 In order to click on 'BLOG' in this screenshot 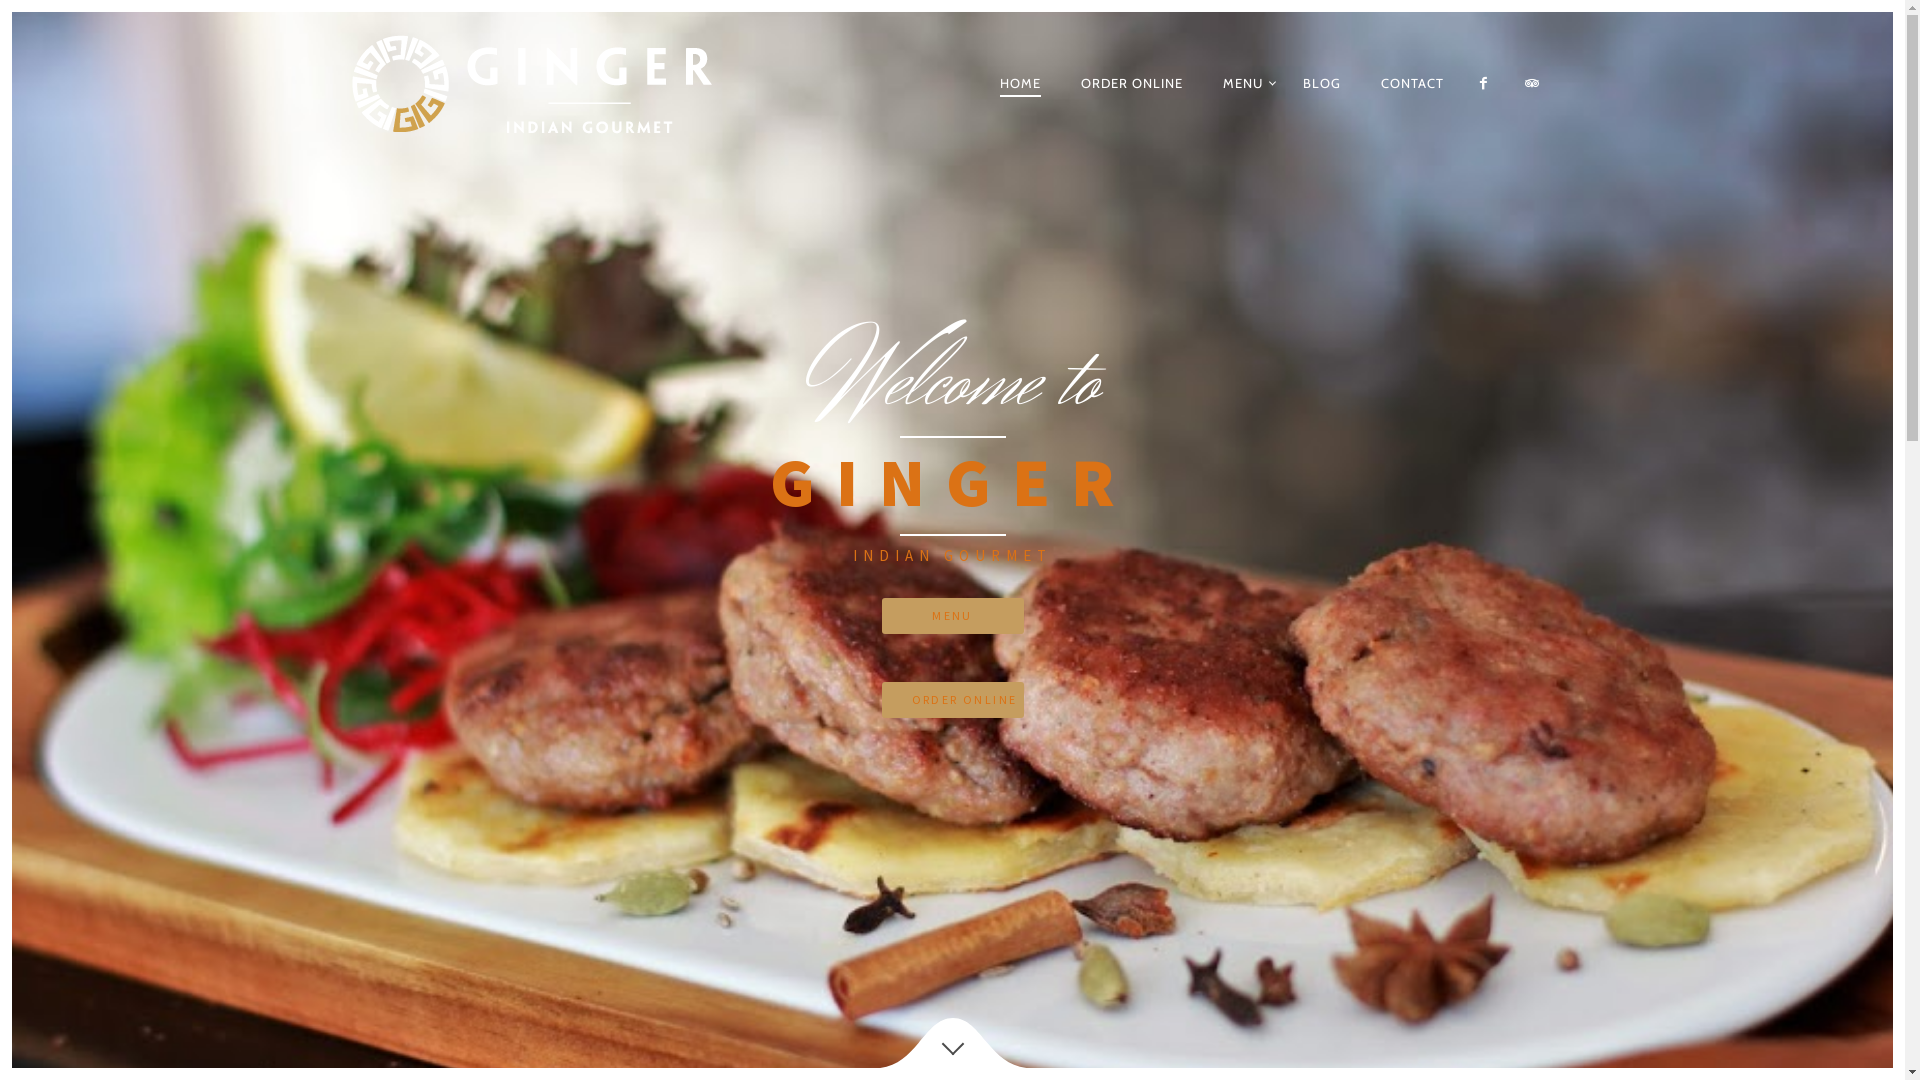, I will do `click(1321, 82)`.